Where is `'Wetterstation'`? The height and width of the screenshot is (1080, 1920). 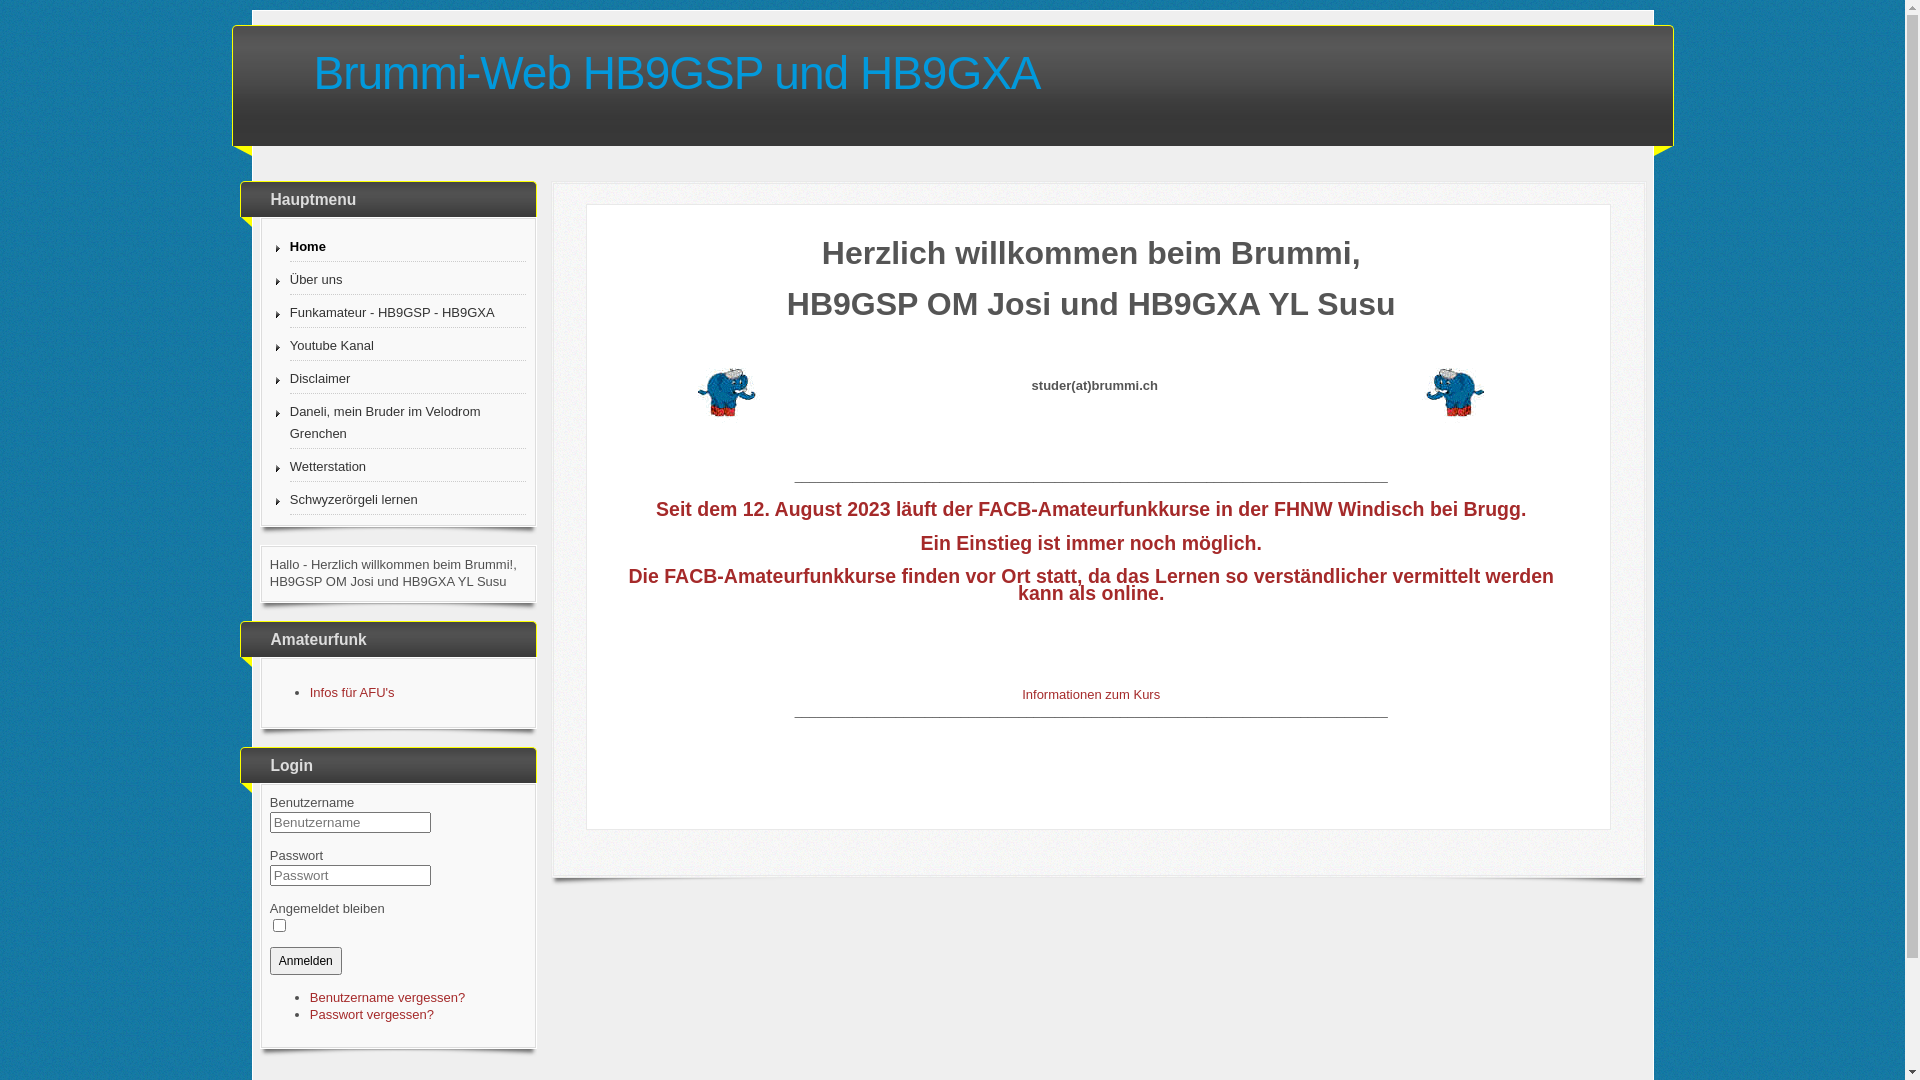
'Wetterstation' is located at coordinates (407, 467).